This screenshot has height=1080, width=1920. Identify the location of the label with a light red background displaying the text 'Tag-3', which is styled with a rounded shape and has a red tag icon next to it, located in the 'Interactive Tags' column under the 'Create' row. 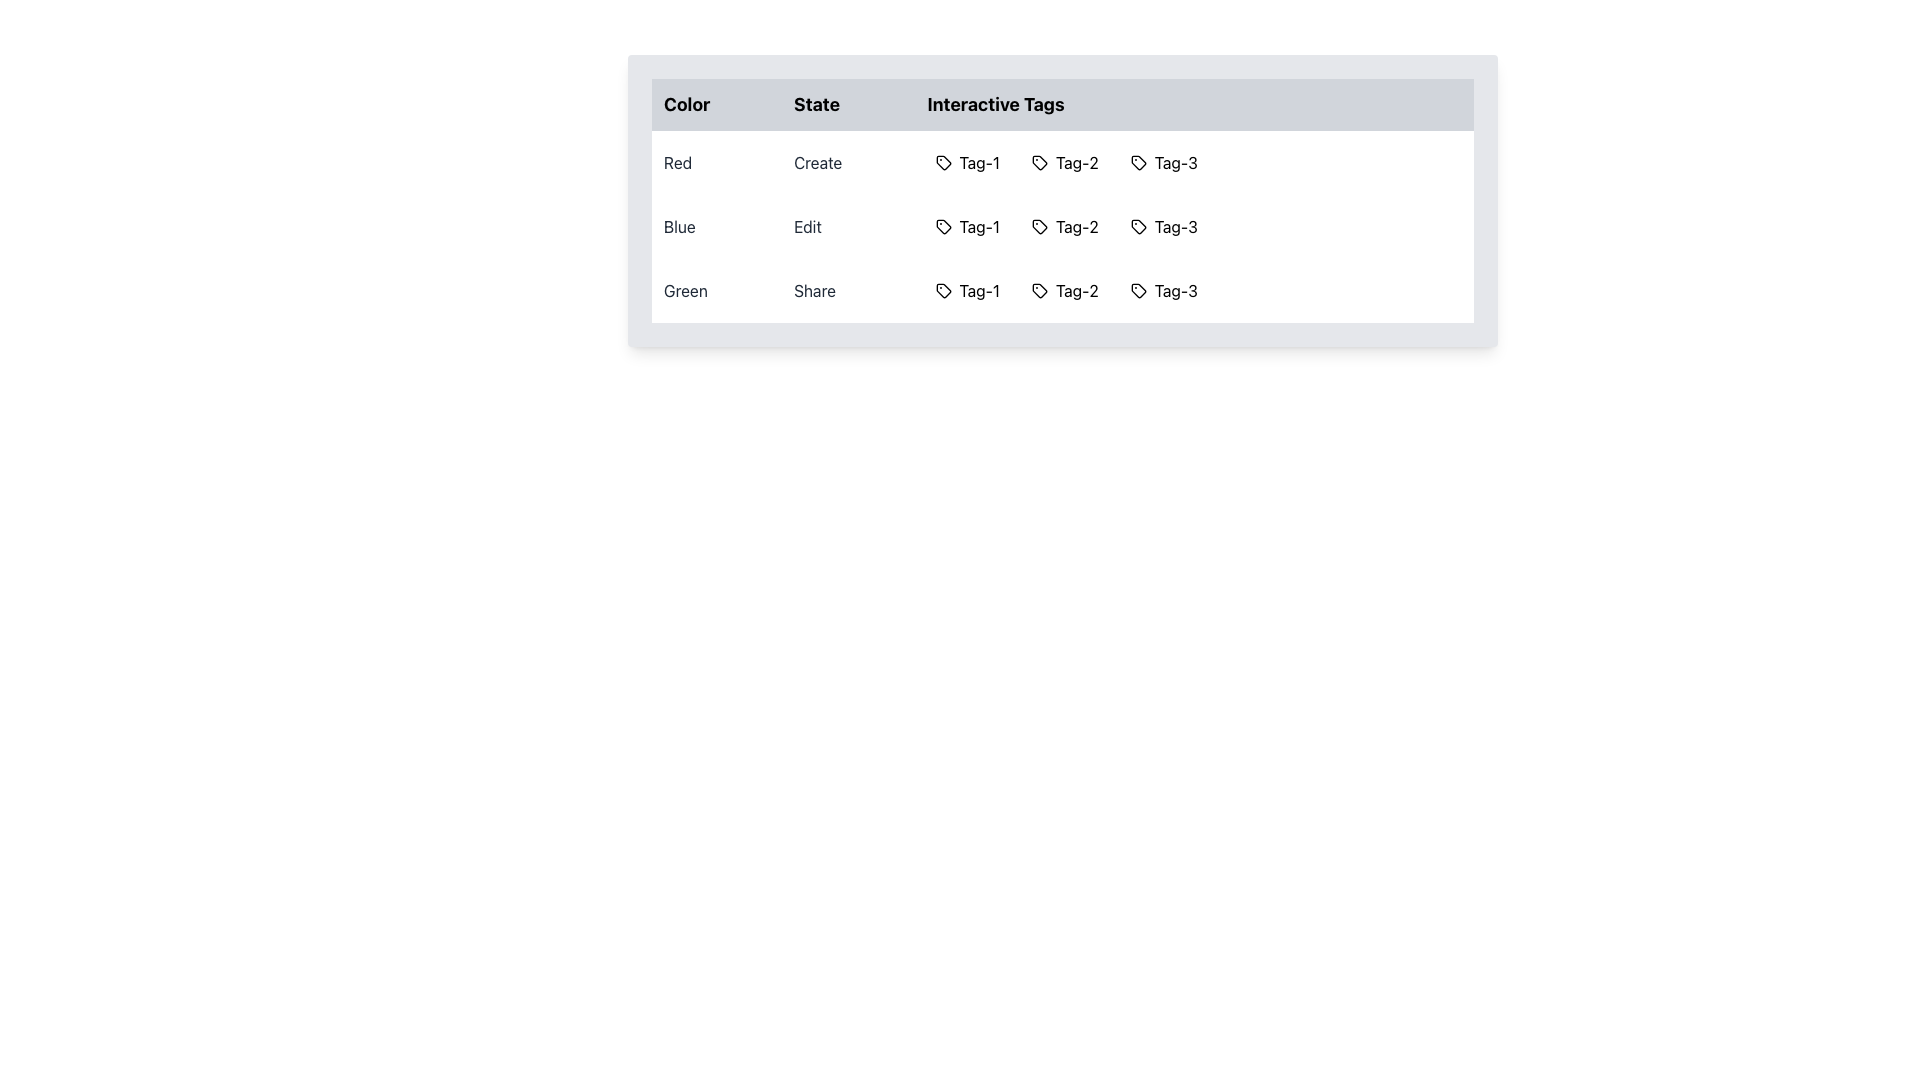
(1164, 161).